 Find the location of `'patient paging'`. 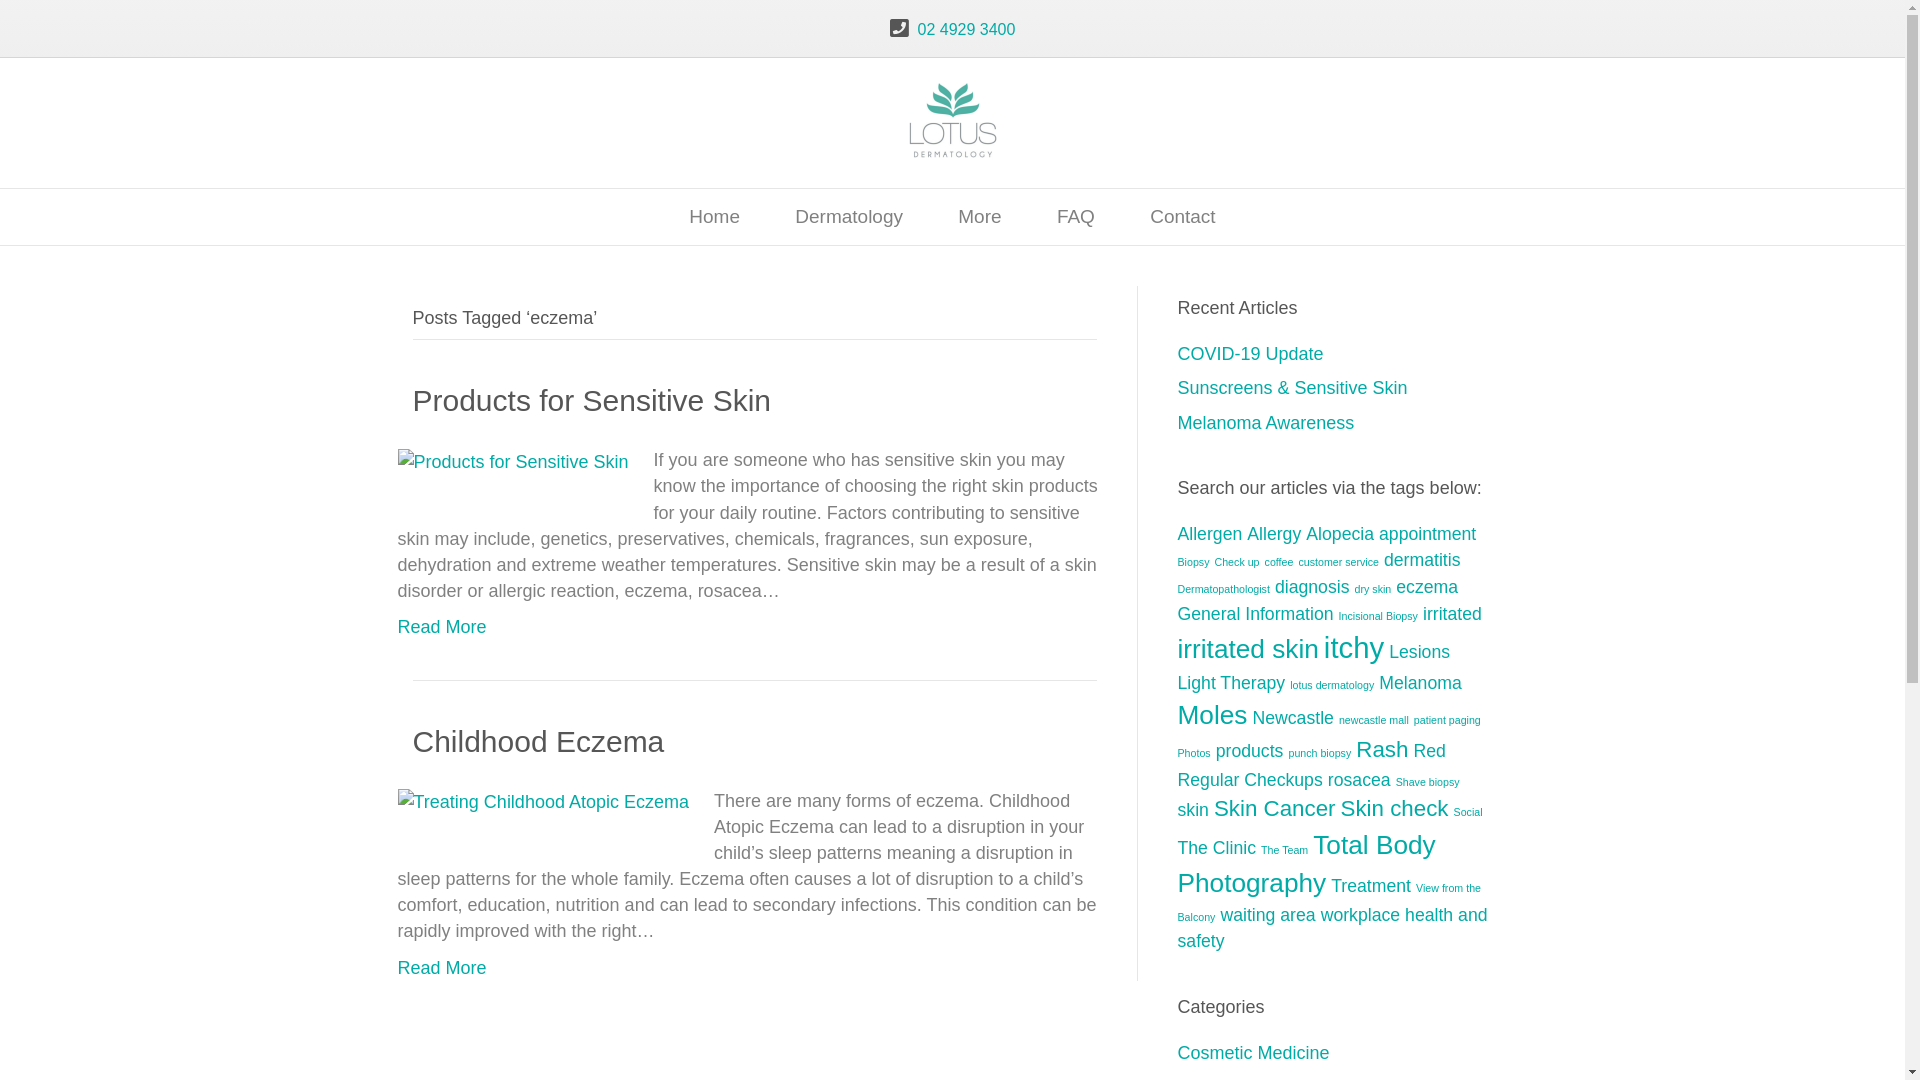

'patient paging' is located at coordinates (1447, 720).